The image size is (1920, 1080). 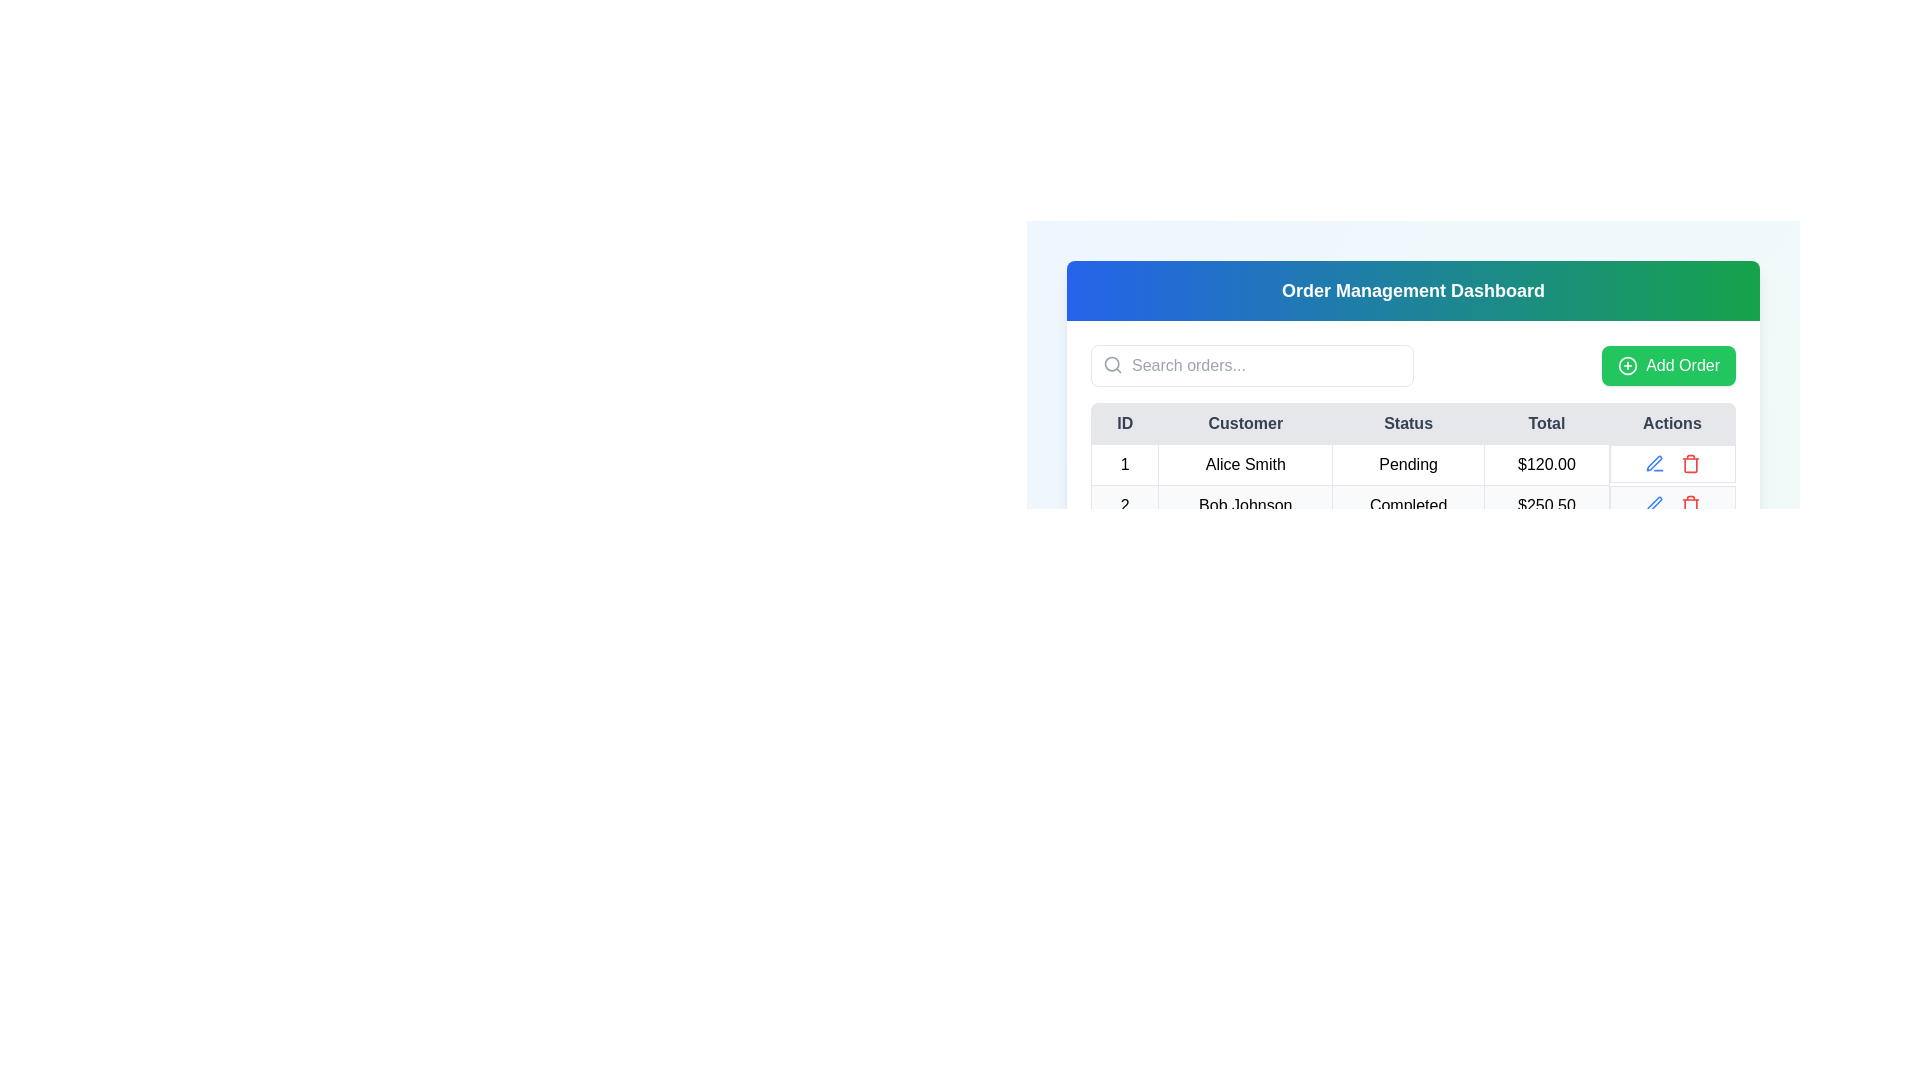 I want to click on the first row of the table that displays order details, including ID, customer name, status, total, and actions, so click(x=1412, y=485).